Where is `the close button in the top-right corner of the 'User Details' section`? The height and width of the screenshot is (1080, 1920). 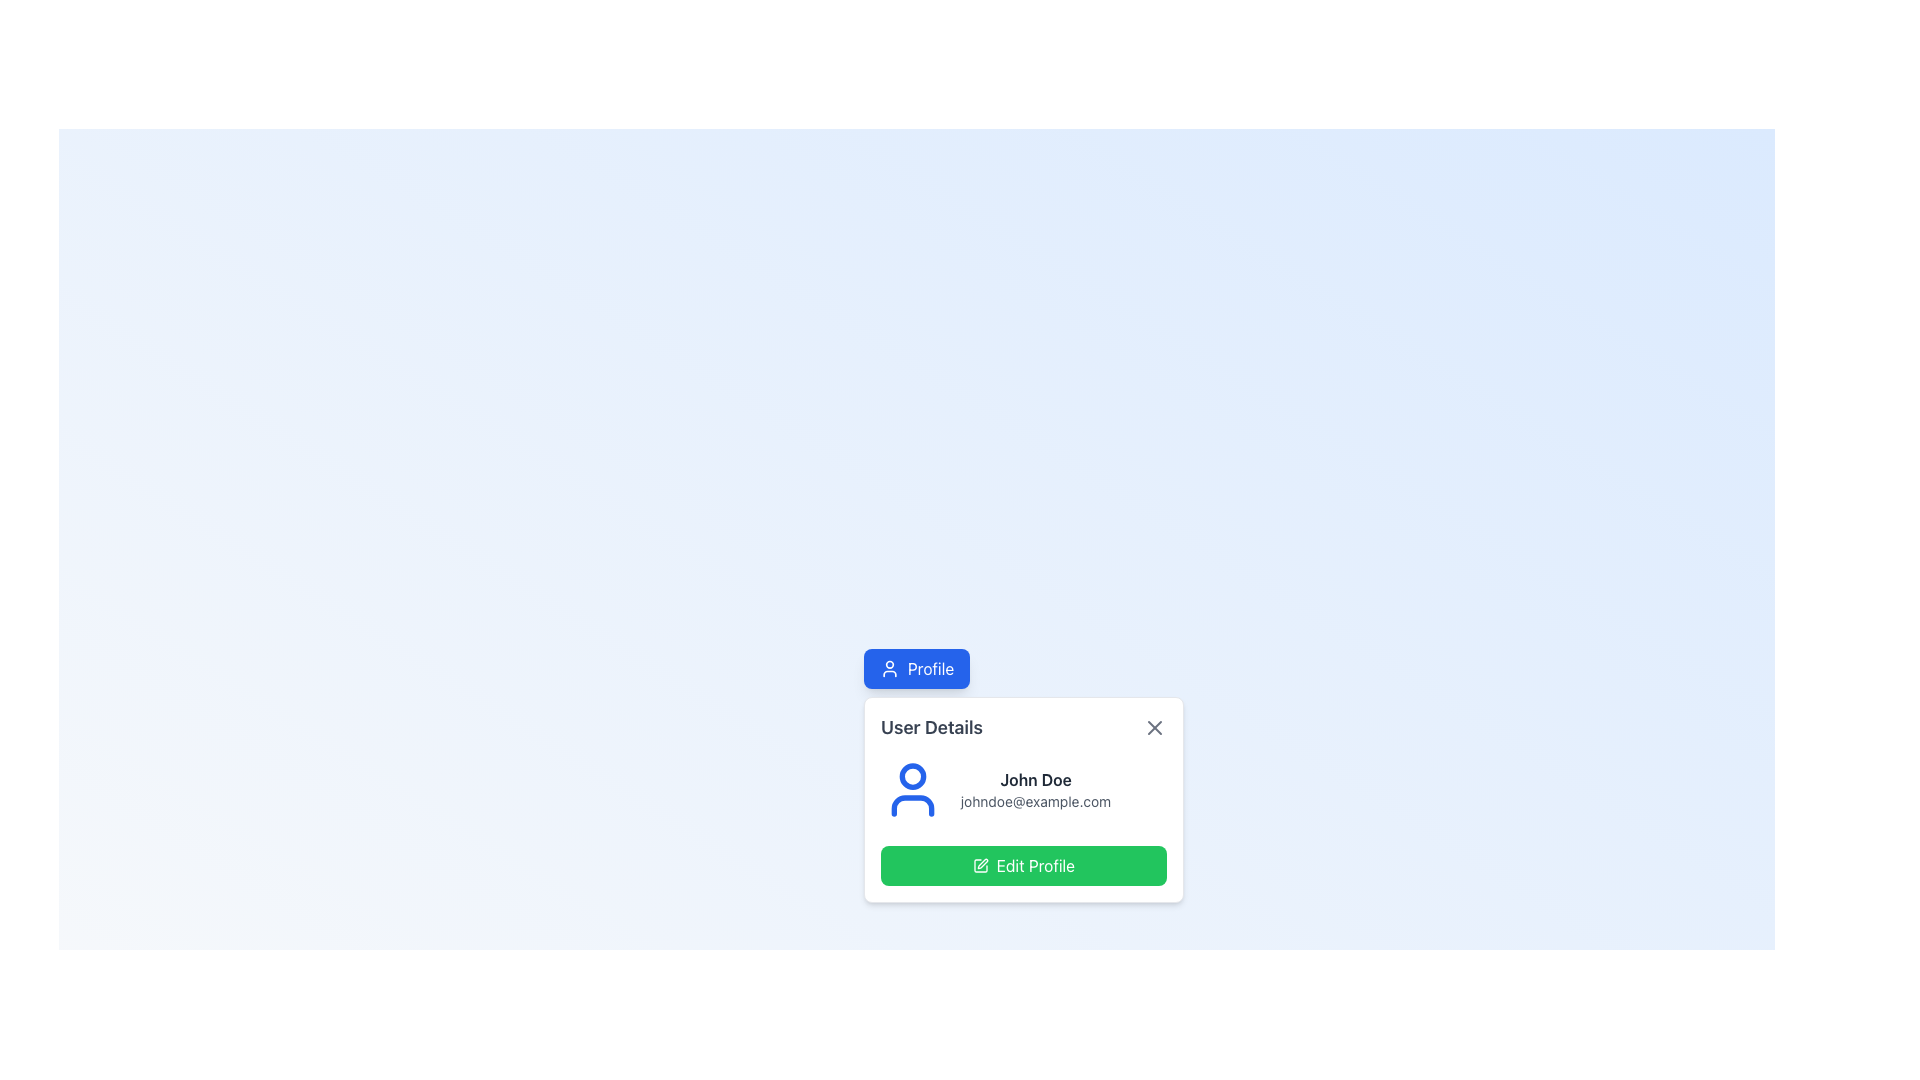
the close button in the top-right corner of the 'User Details' section is located at coordinates (1154, 728).